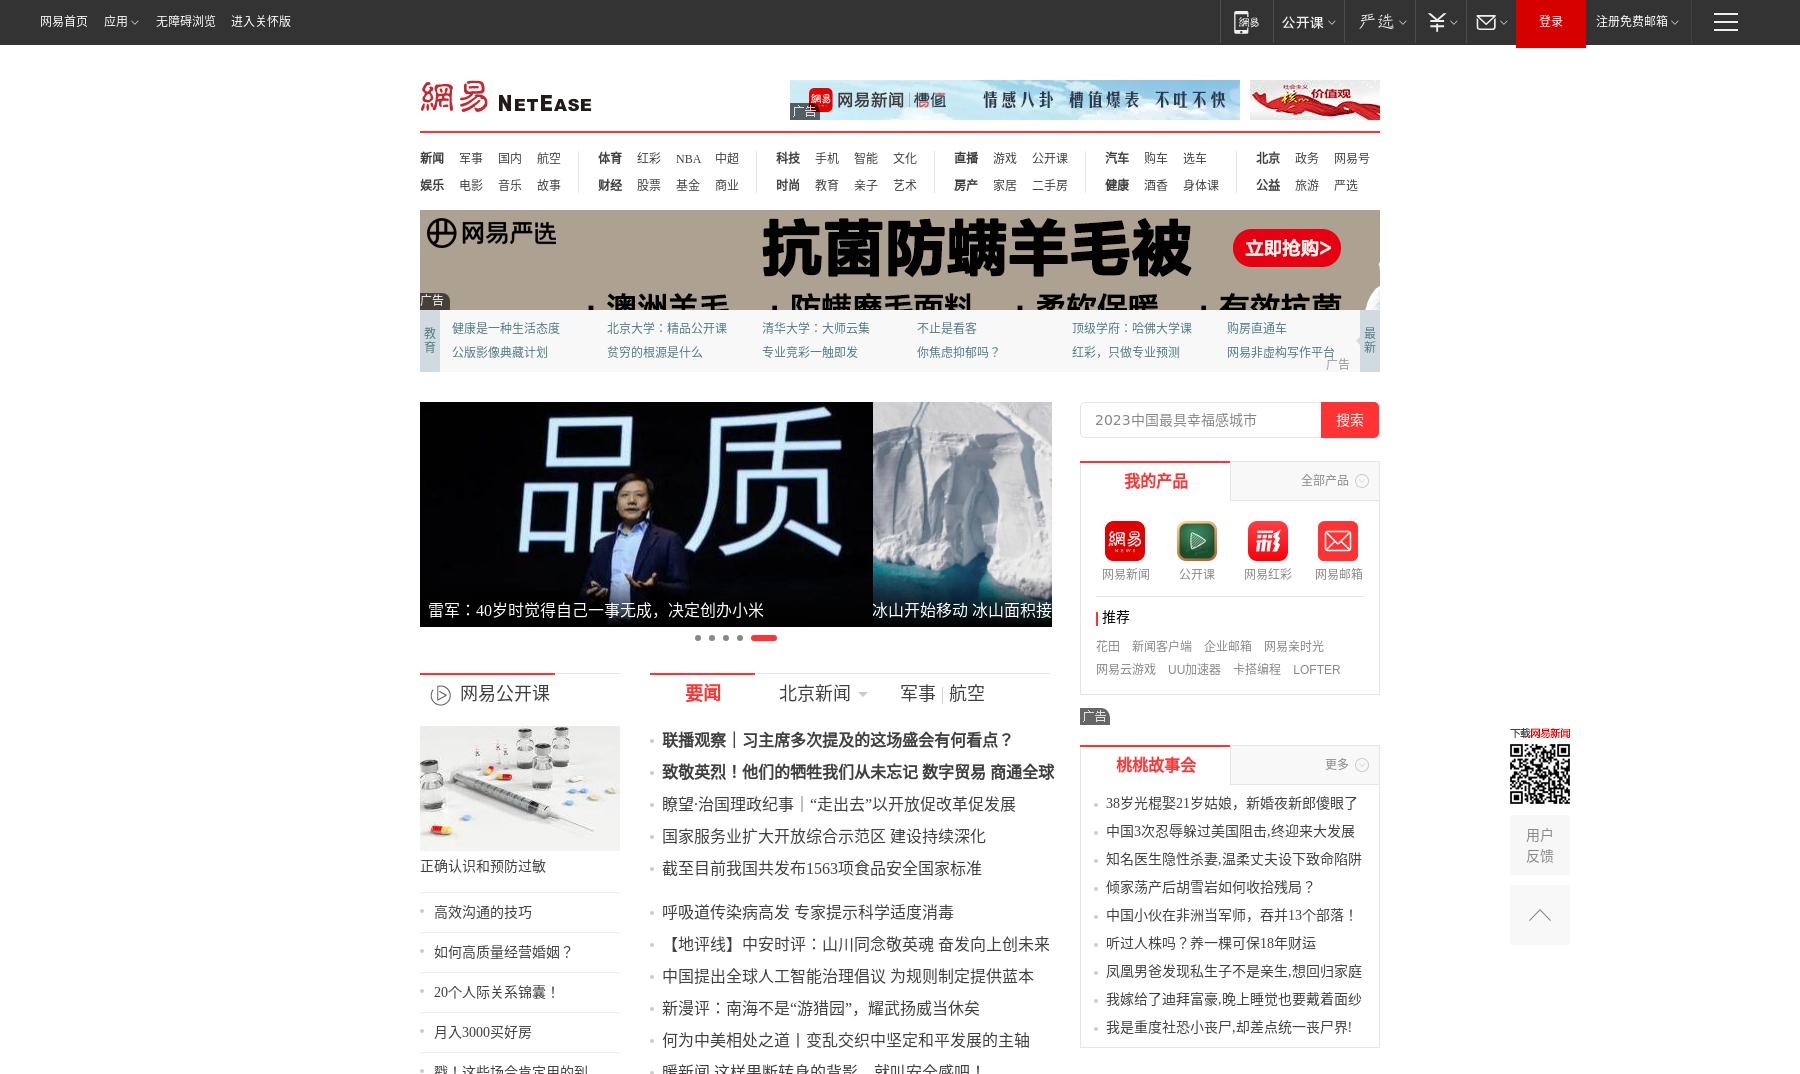  I want to click on '中国小伙在非洲当军师，吞并13个部落！', so click(1350, 938).